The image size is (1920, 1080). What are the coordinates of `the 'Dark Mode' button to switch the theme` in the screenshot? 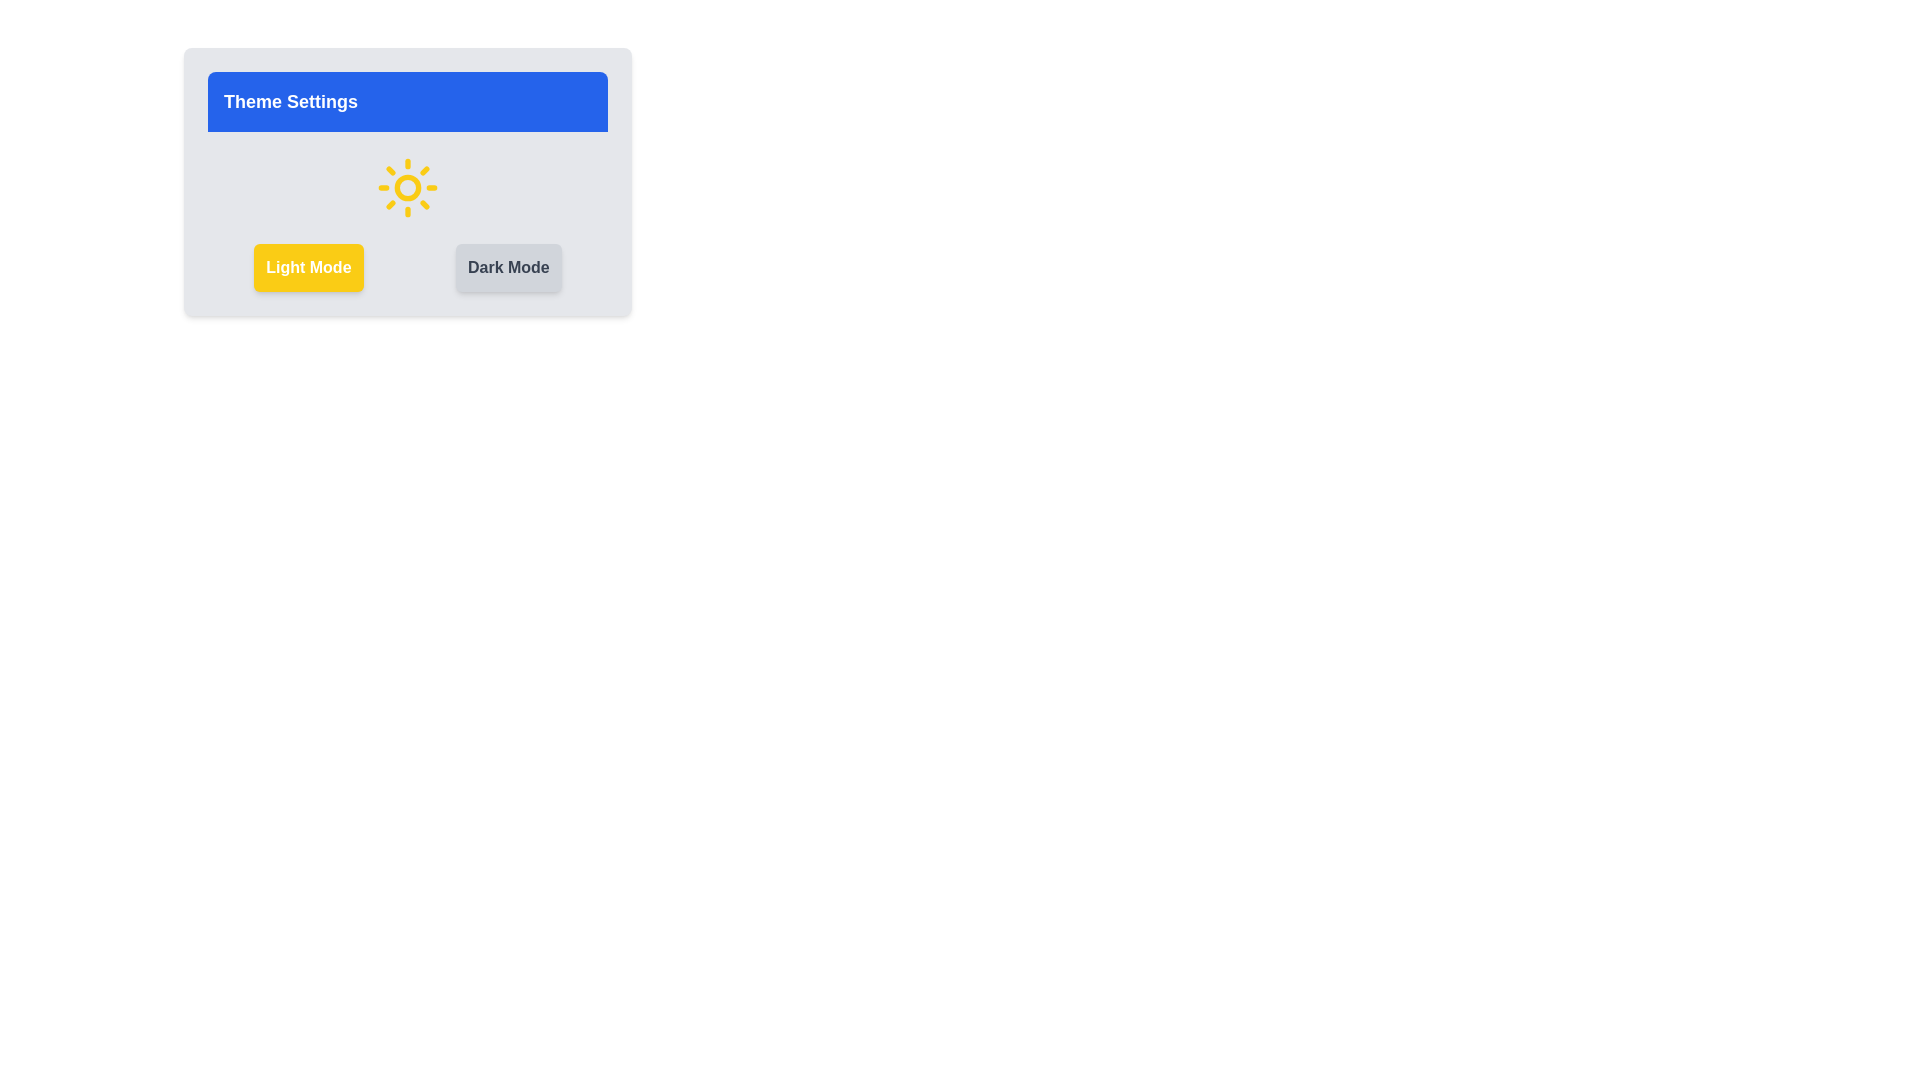 It's located at (508, 266).